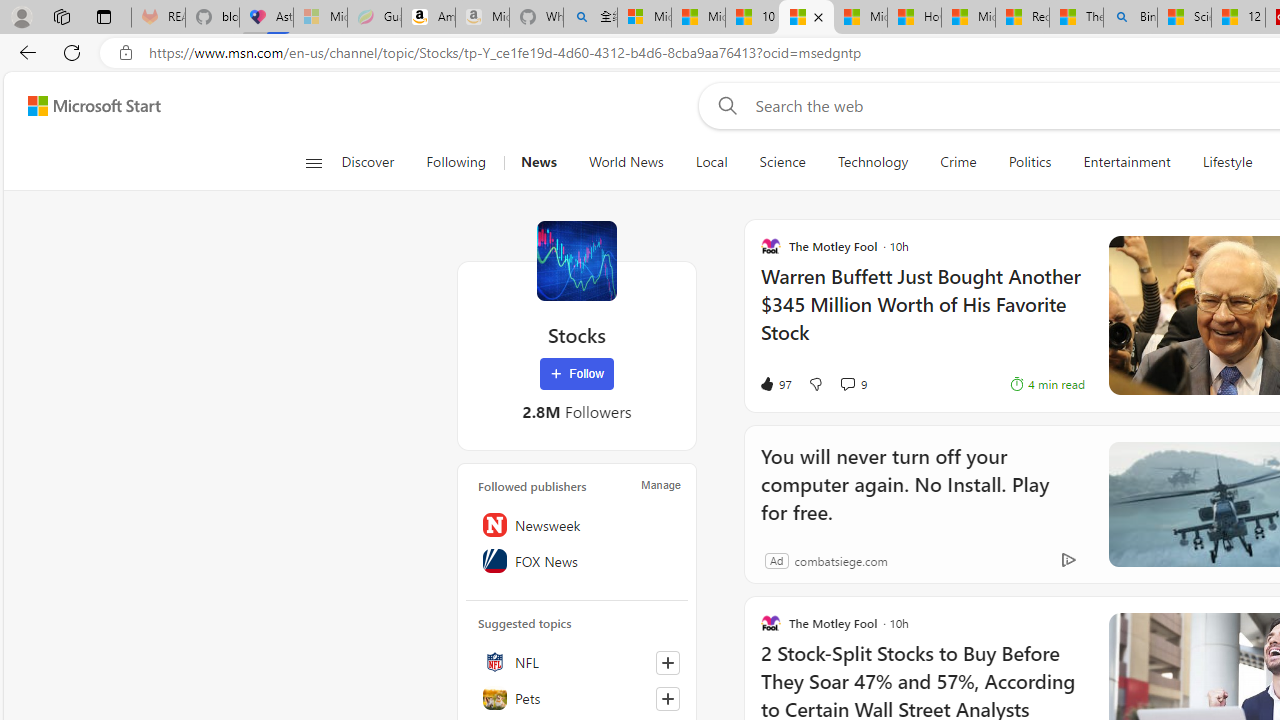  I want to click on 'Science - MSN', so click(1184, 17).